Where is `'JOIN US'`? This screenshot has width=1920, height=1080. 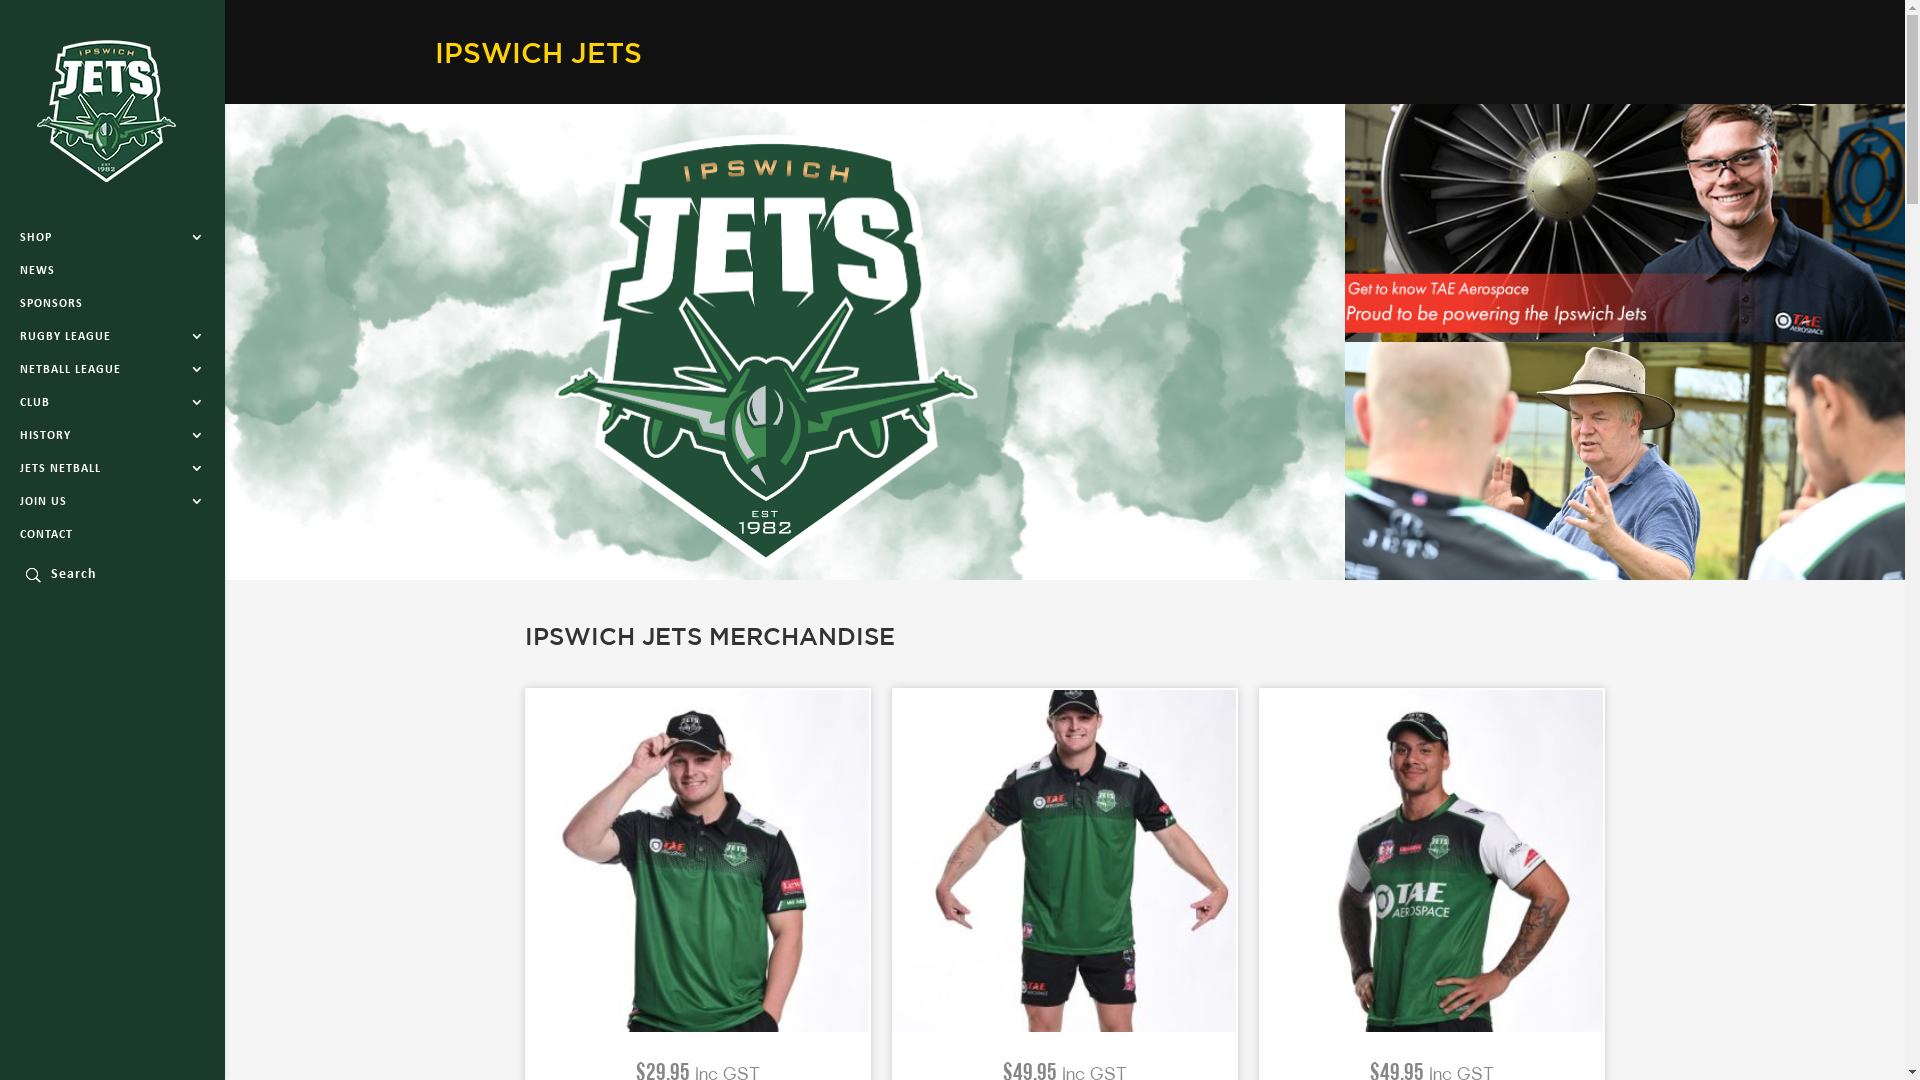 'JOIN US' is located at coordinates (111, 500).